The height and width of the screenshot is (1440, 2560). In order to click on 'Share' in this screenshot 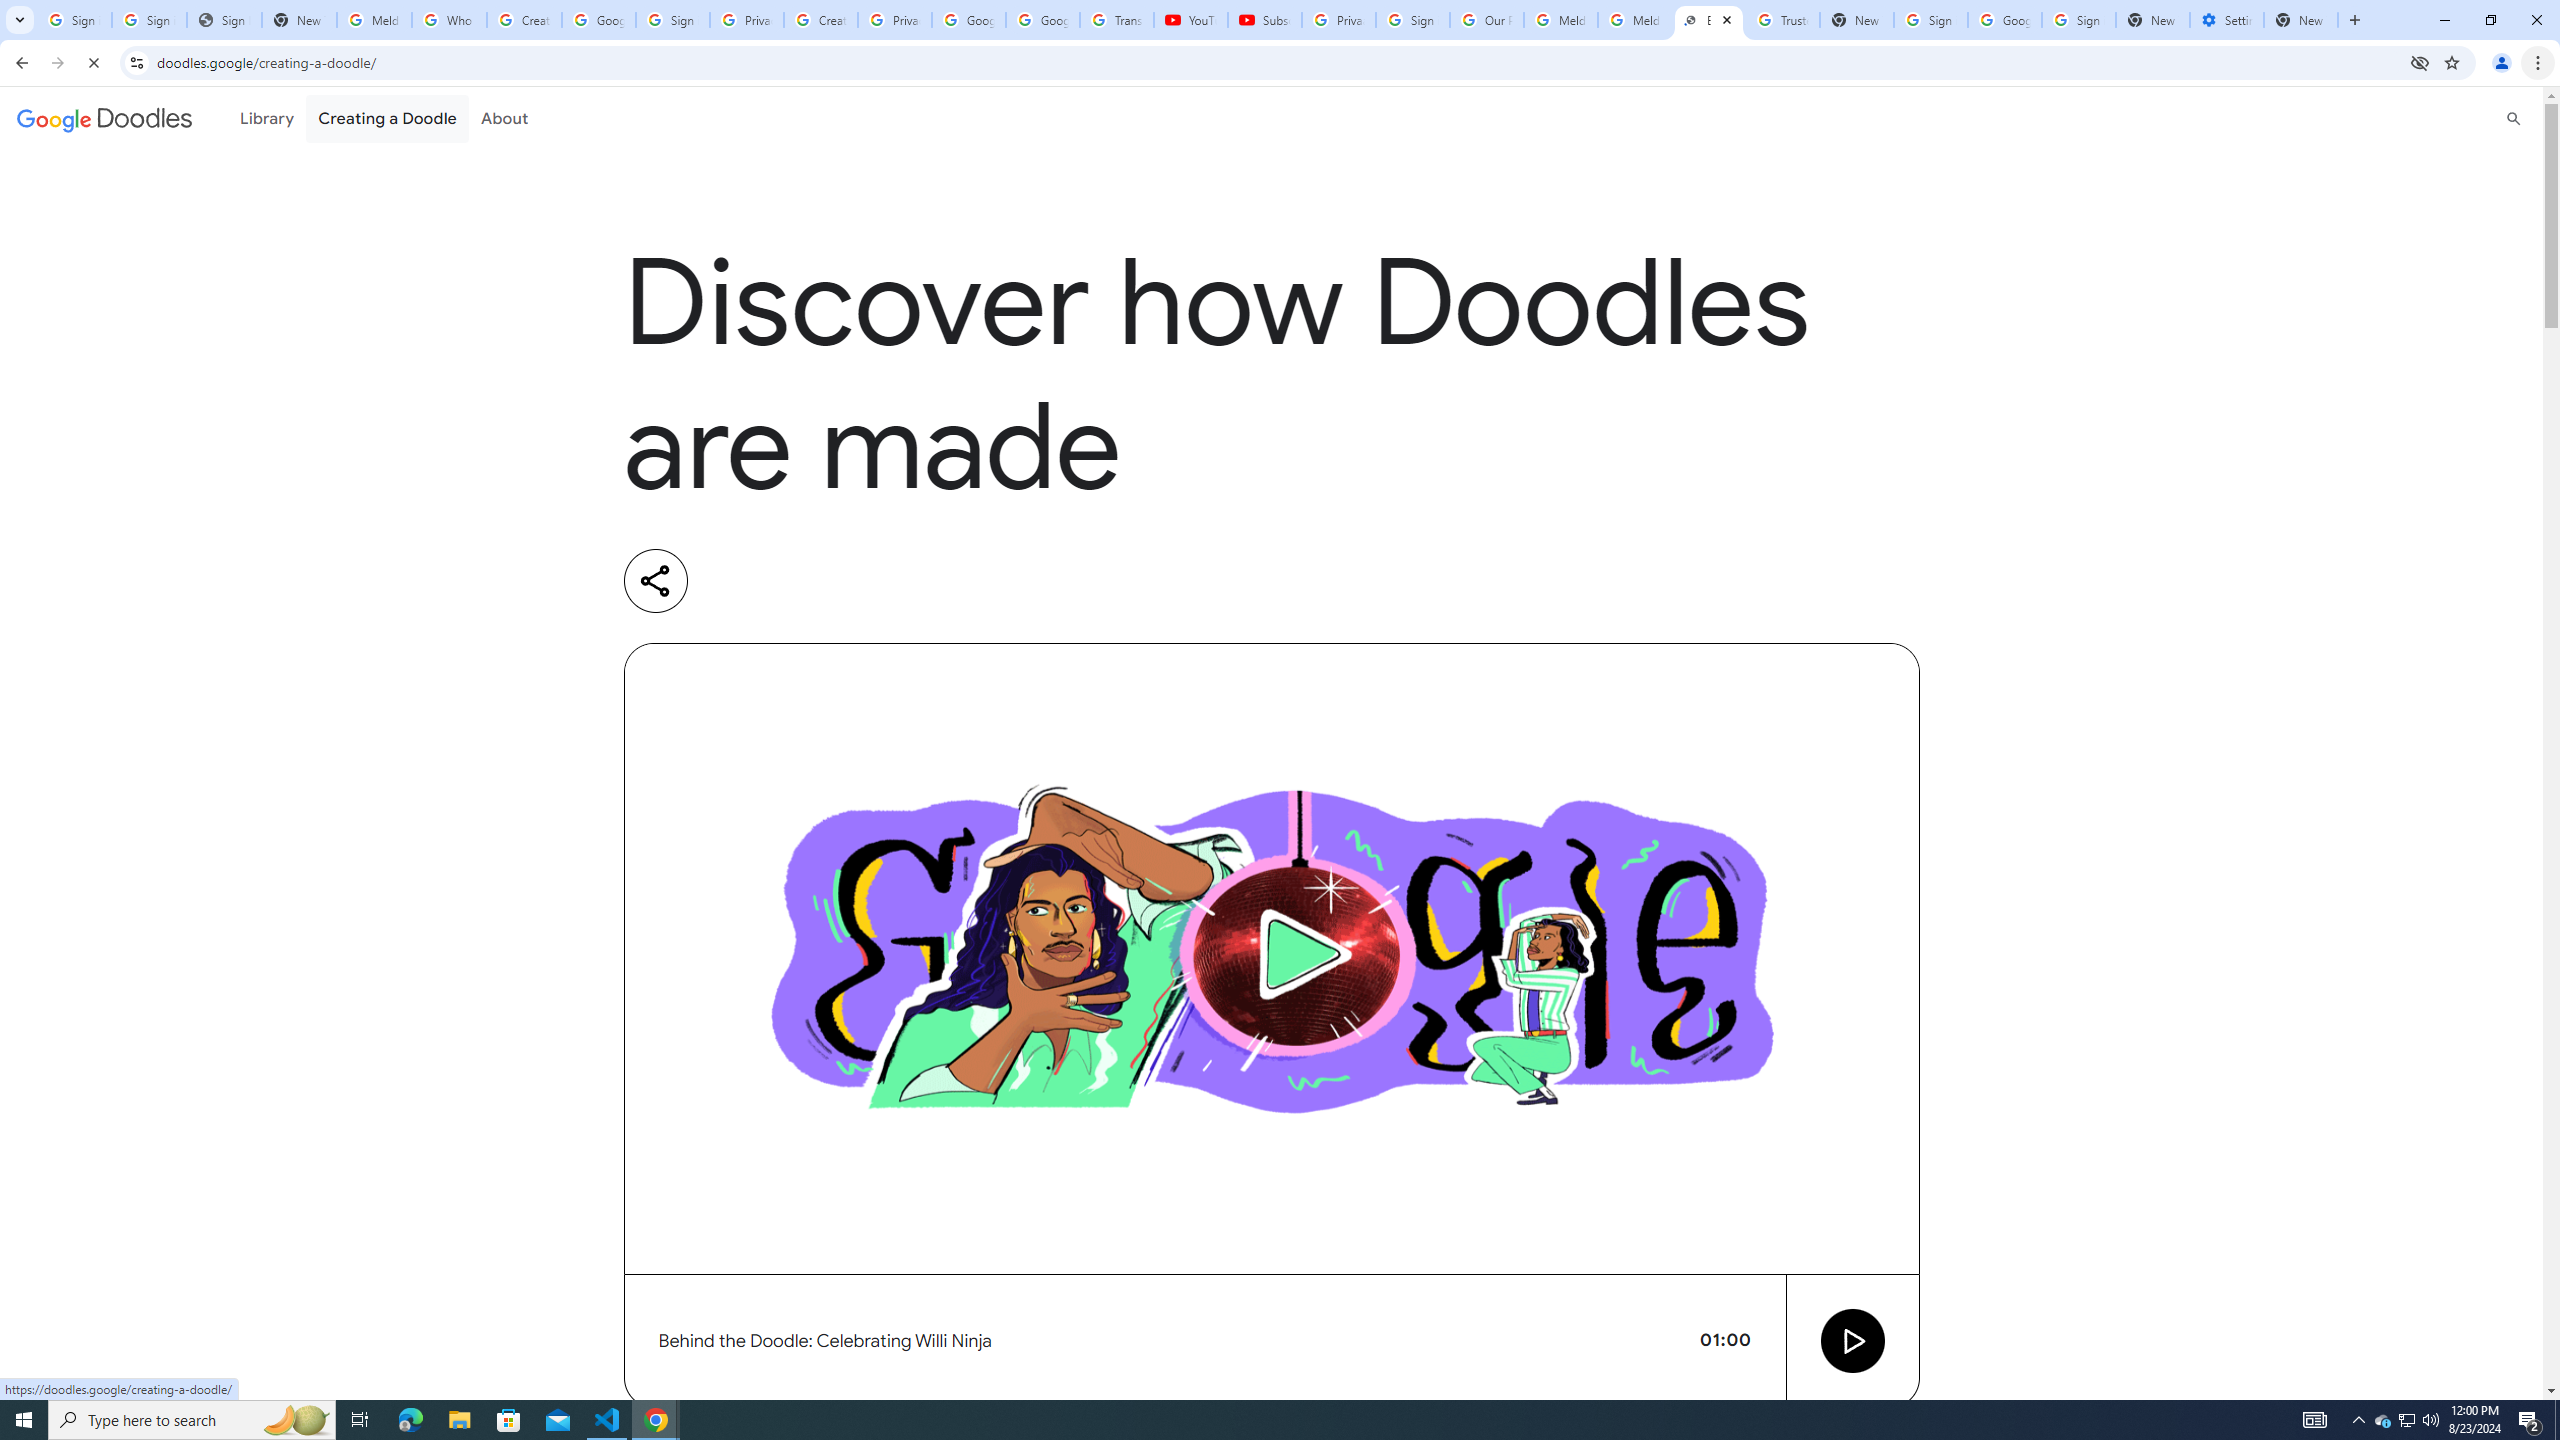, I will do `click(655, 581)`.